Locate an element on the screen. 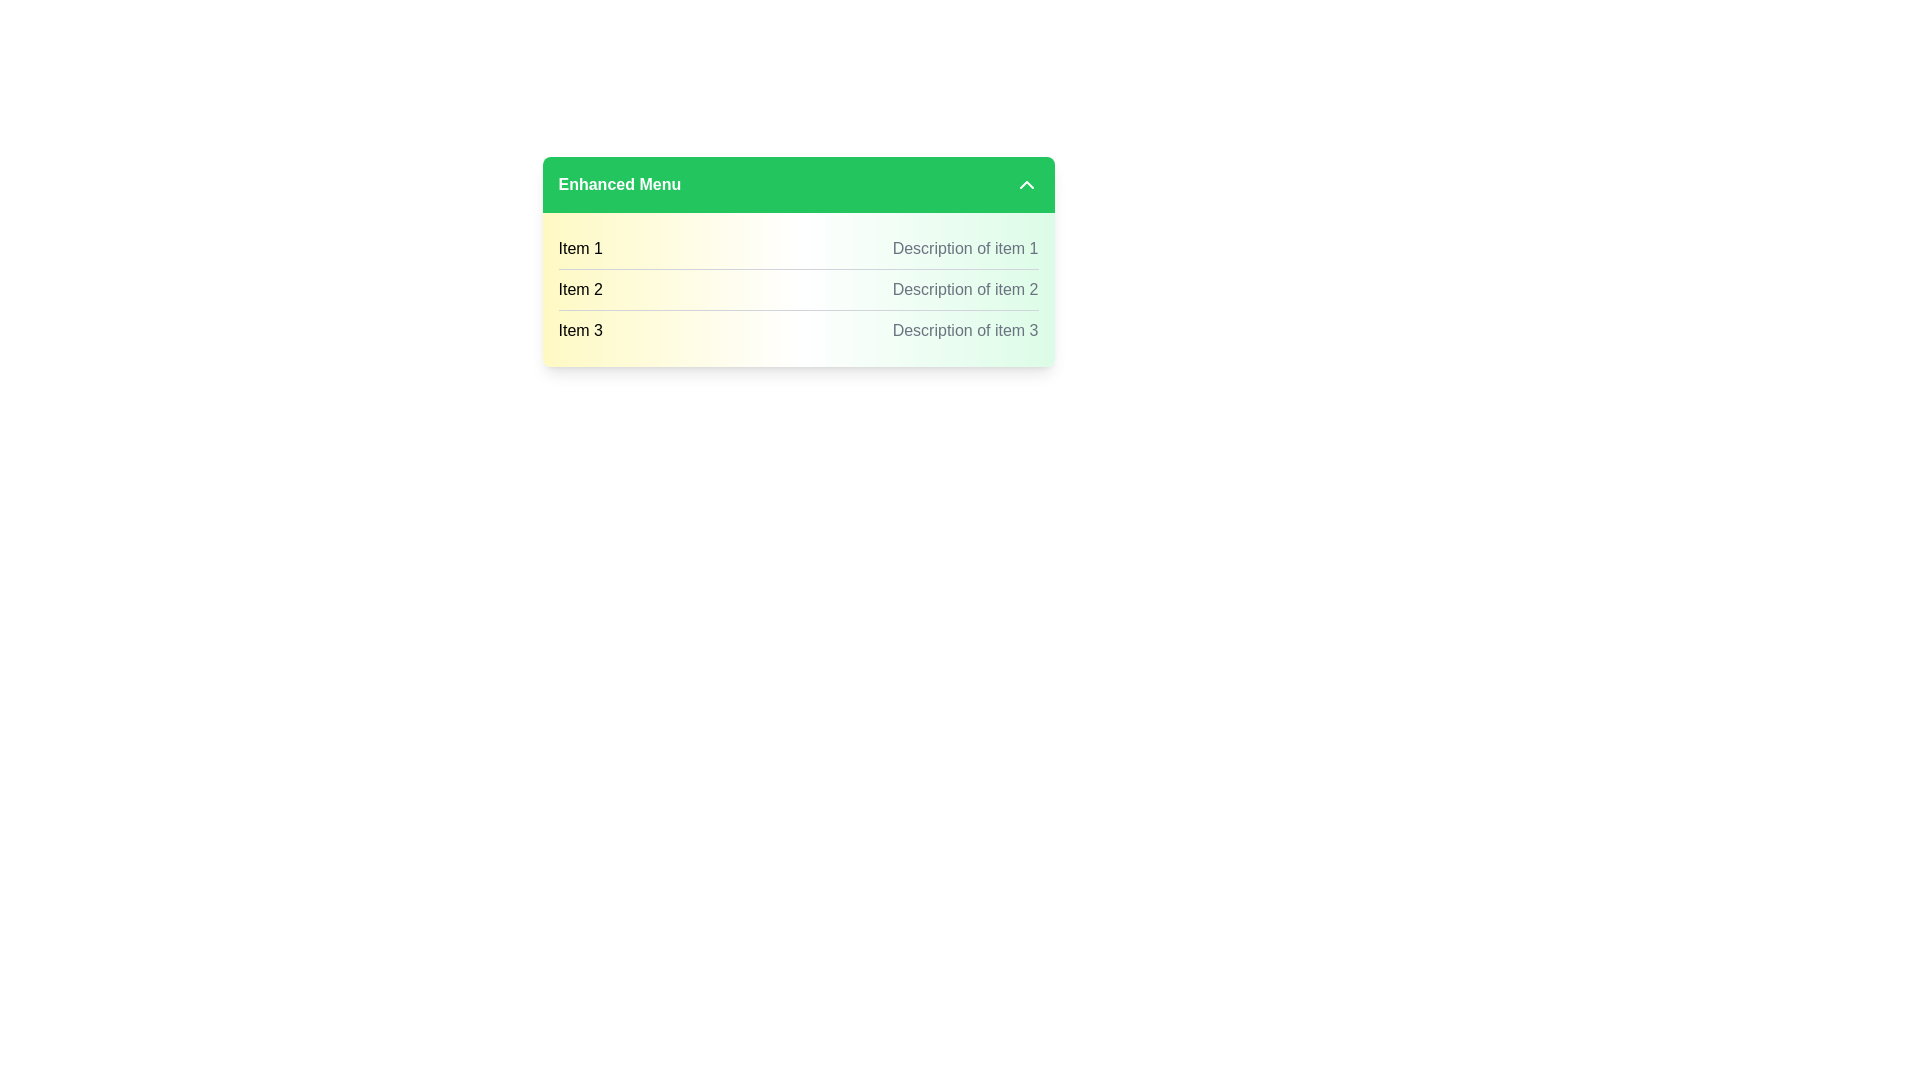  the label that identifies the first item in the list, which is positioned to the left of 'Description of item 1' is located at coordinates (579, 248).